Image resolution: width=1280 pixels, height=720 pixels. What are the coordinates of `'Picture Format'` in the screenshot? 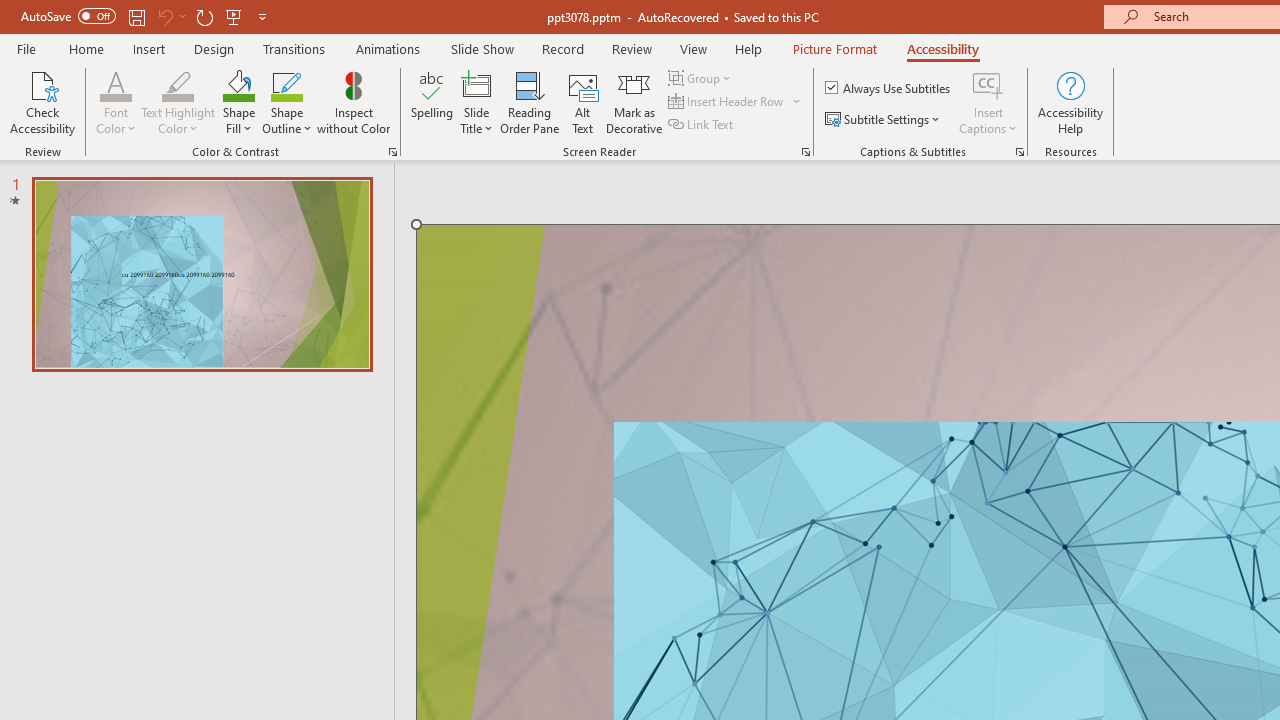 It's located at (835, 48).